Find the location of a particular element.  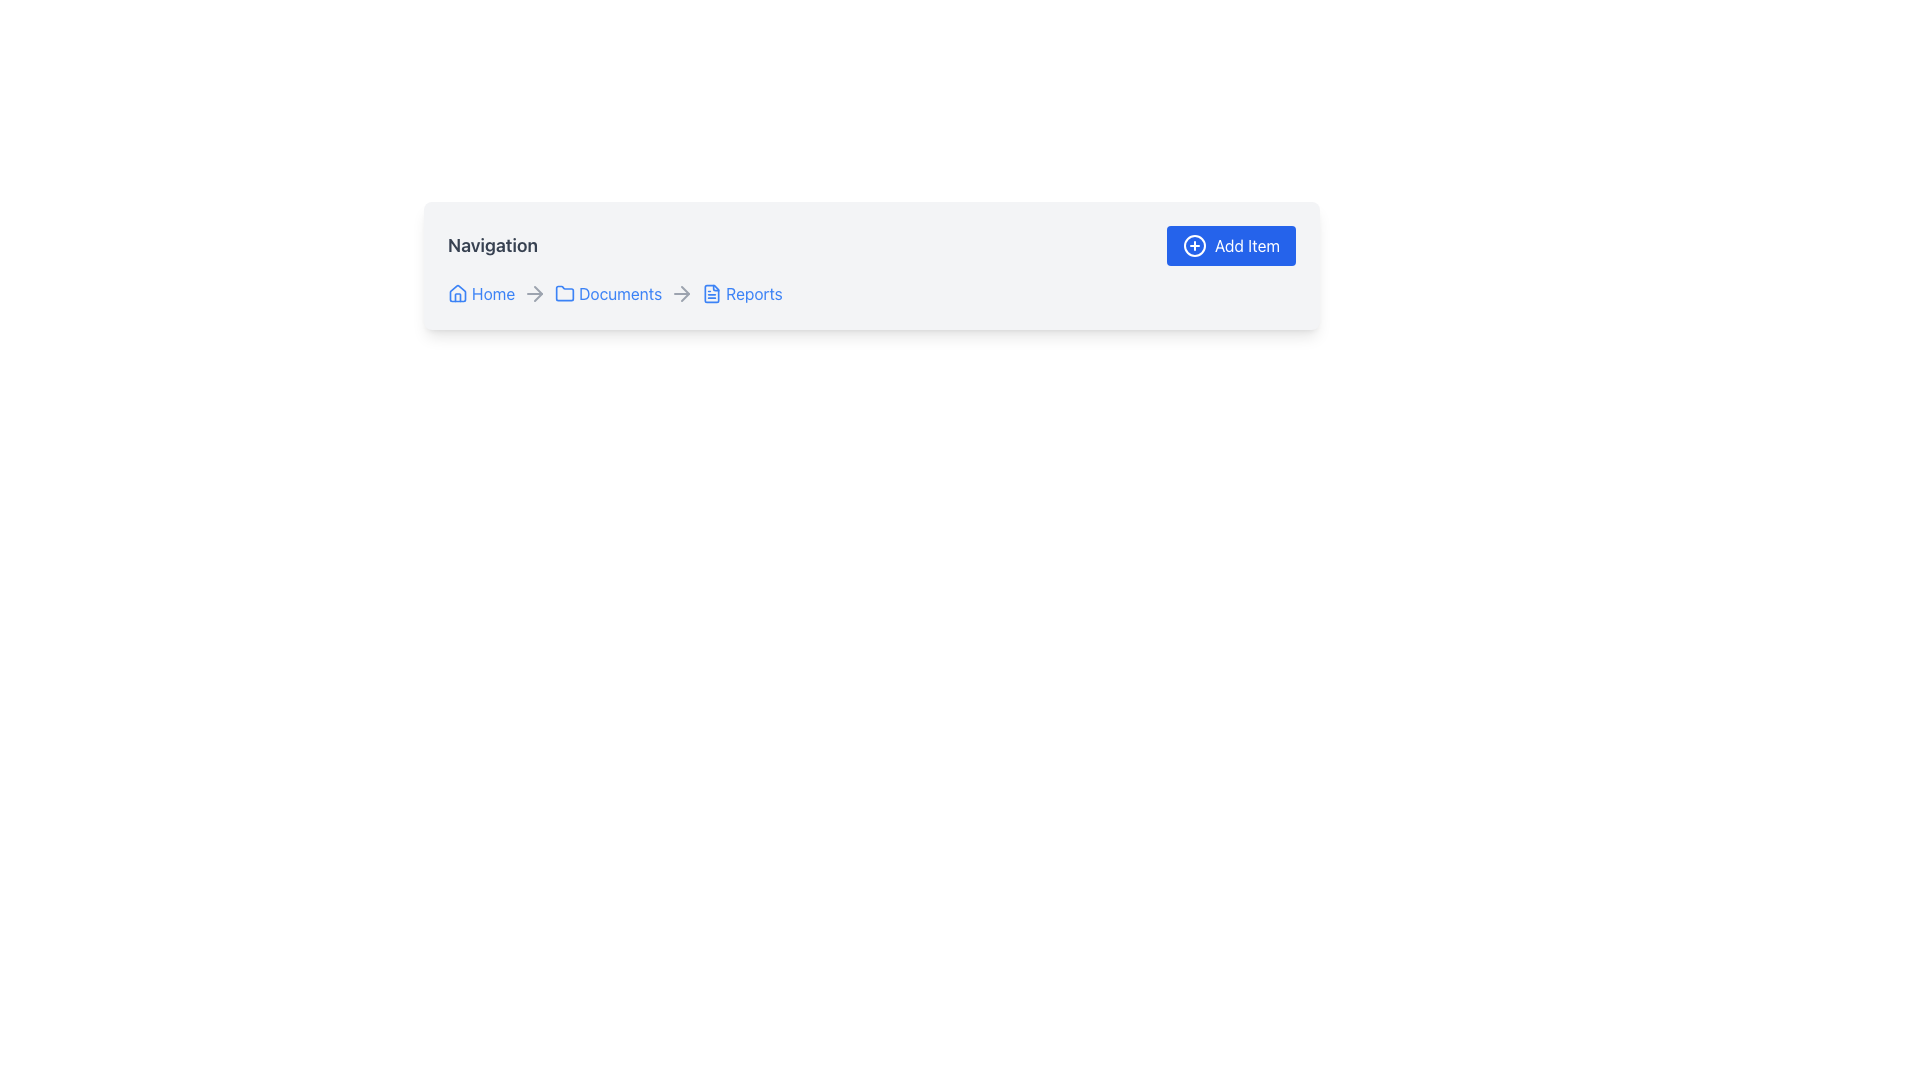

the navigation link for 'Documents' in the breadcrumb trail, which is located between the 'Home' link and 'Reports' link is located at coordinates (619, 293).